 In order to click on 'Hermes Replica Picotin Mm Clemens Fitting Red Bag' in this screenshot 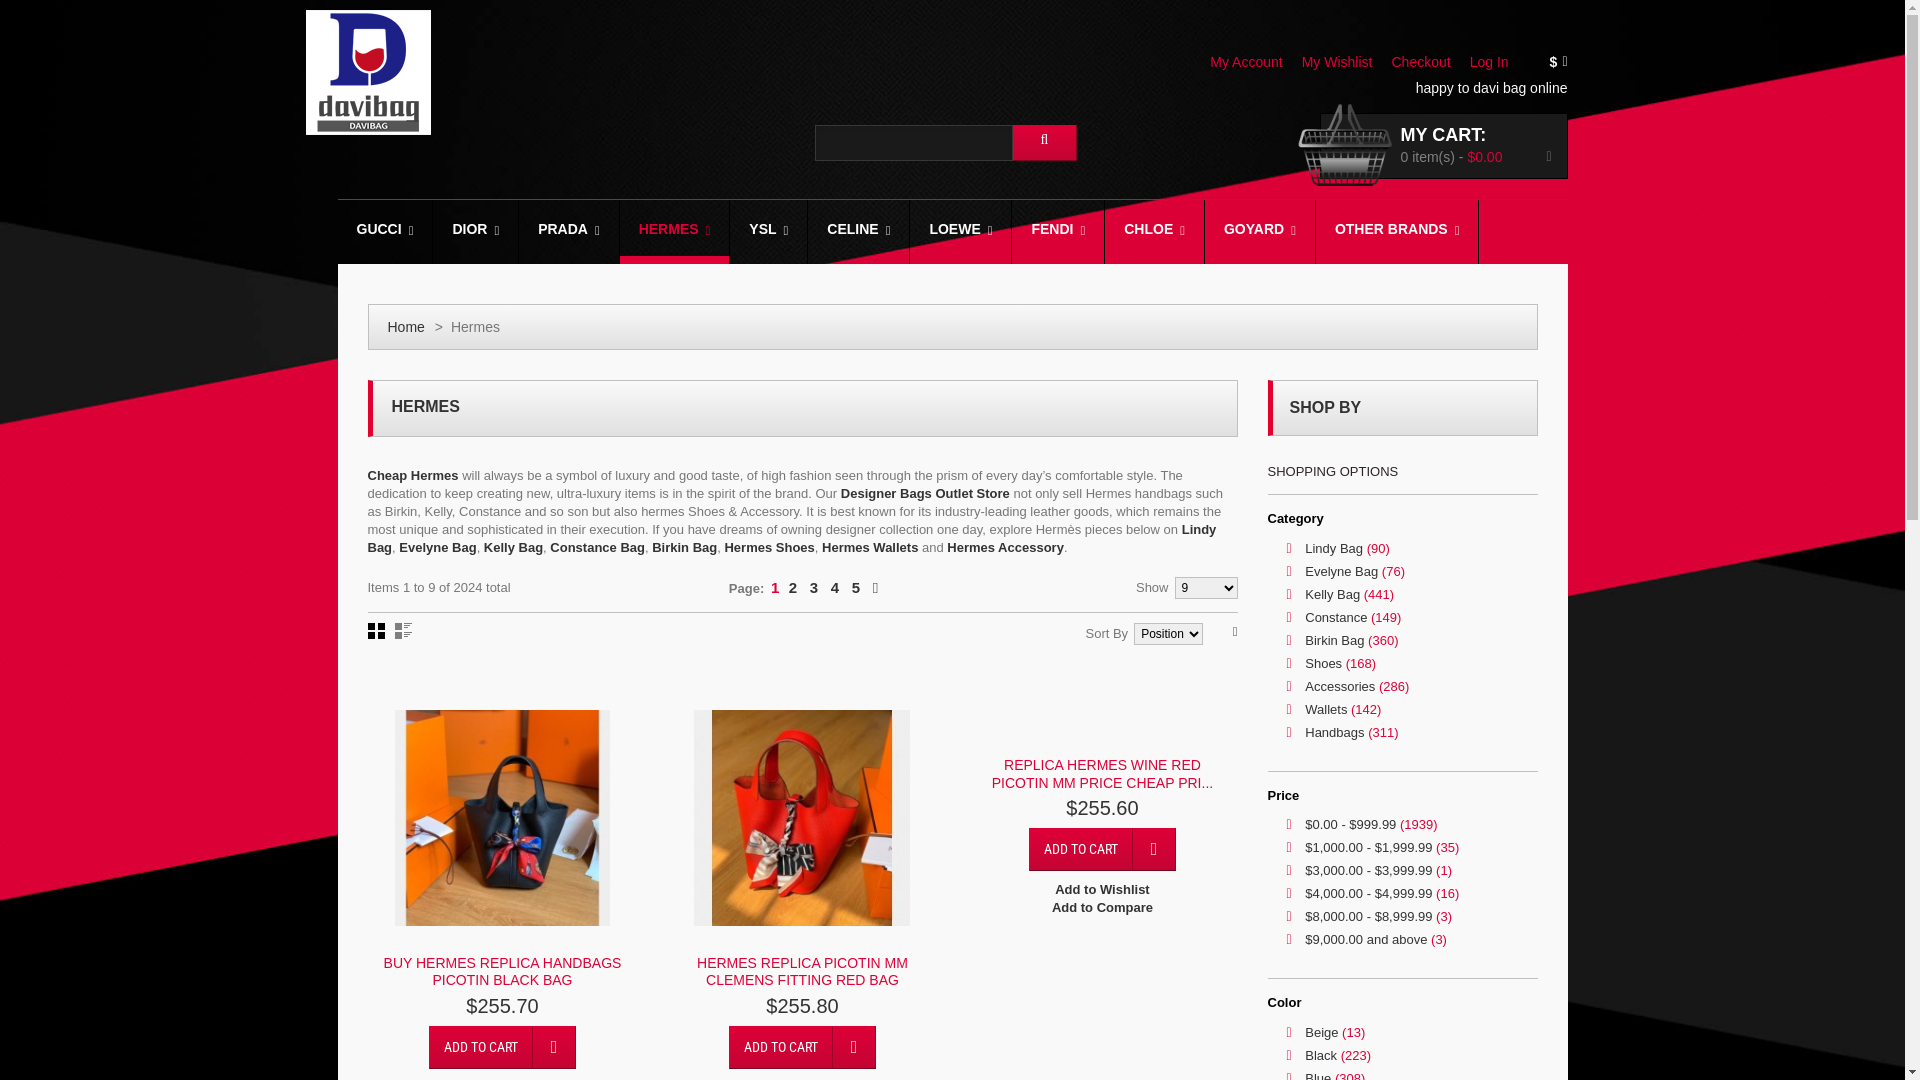, I will do `click(801, 817)`.